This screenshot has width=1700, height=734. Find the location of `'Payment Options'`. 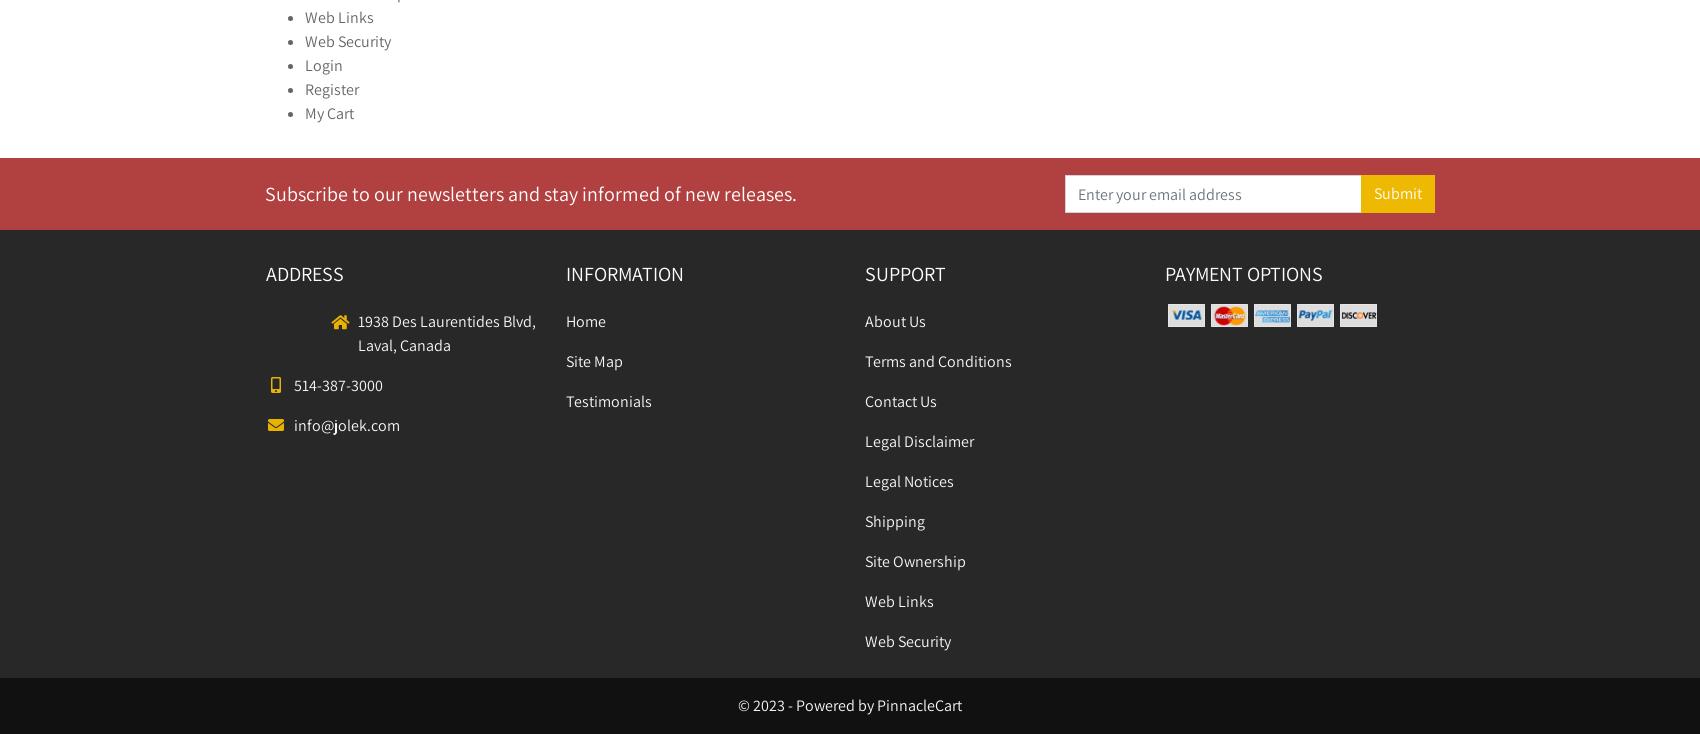

'Payment Options' is located at coordinates (1242, 273).